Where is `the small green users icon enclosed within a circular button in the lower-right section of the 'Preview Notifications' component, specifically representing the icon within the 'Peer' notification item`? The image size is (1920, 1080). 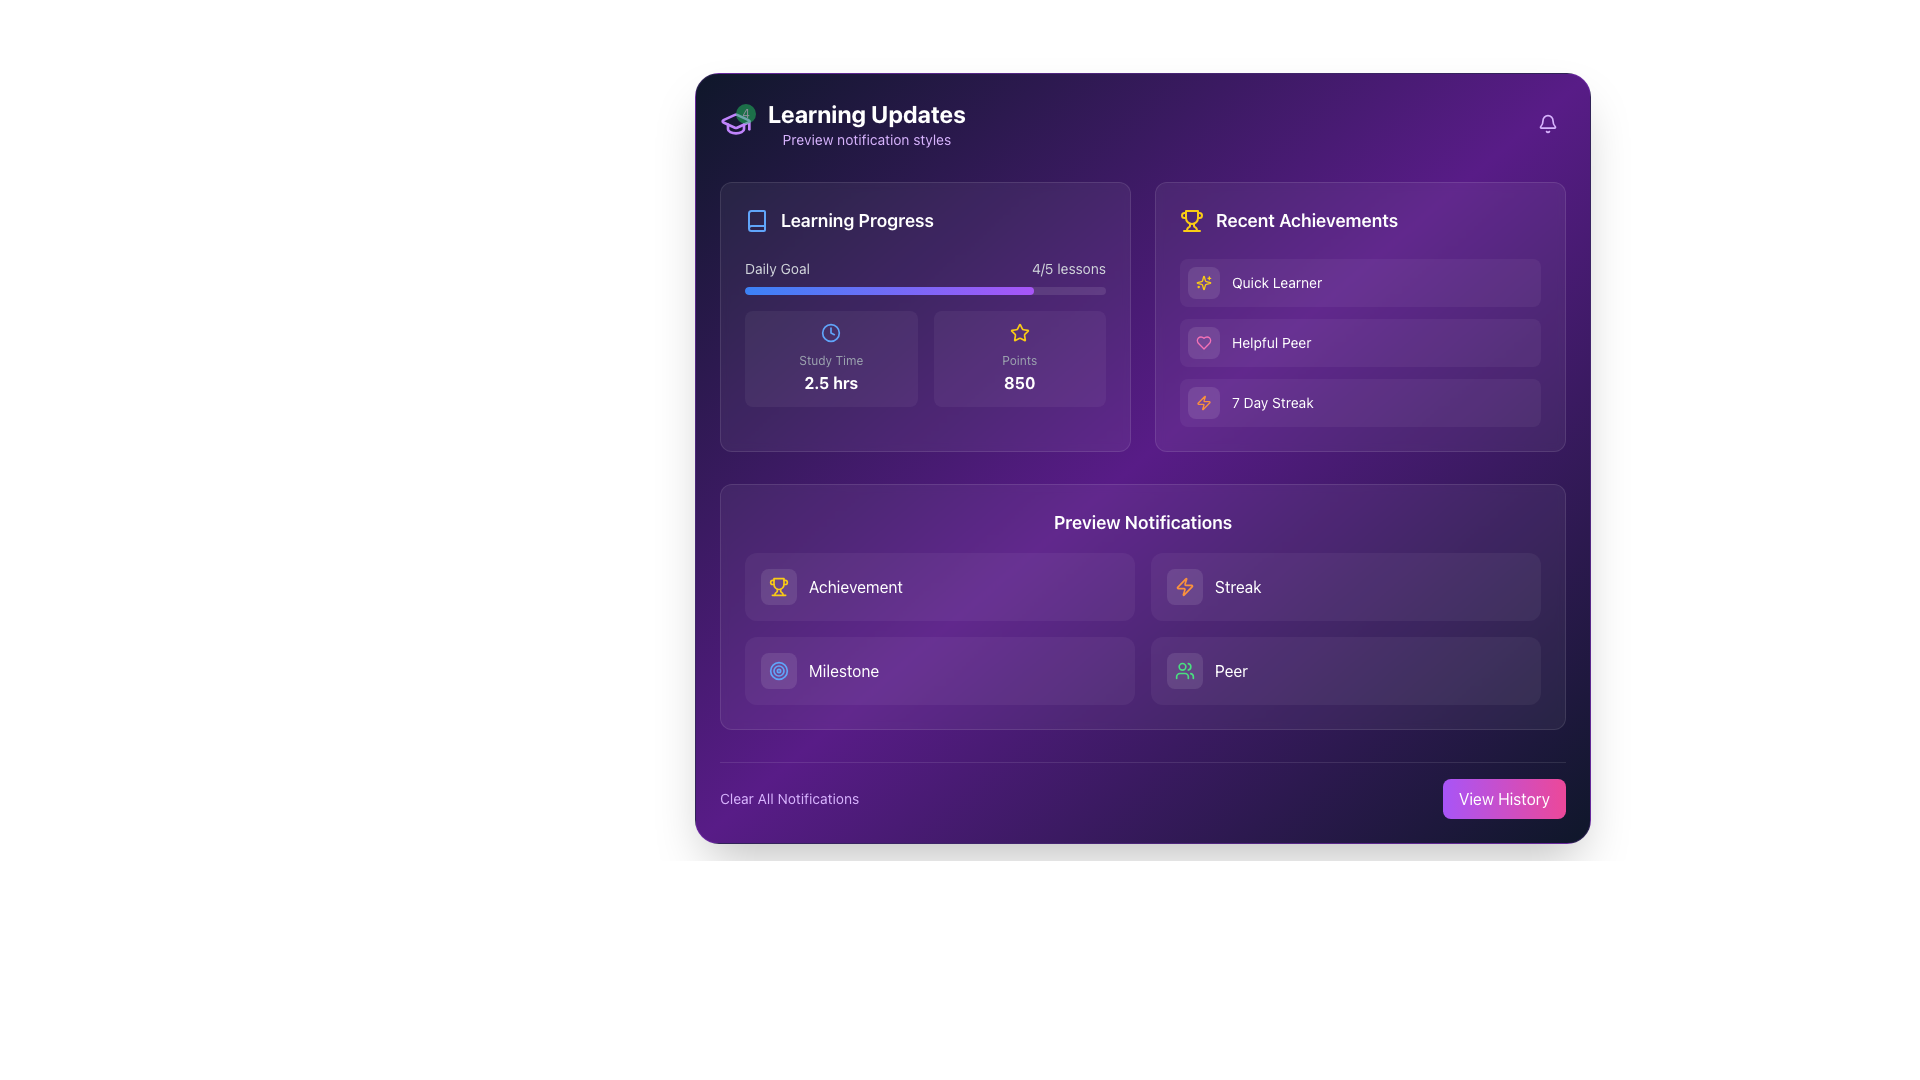
the small green users icon enclosed within a circular button in the lower-right section of the 'Preview Notifications' component, specifically representing the icon within the 'Peer' notification item is located at coordinates (1185, 671).